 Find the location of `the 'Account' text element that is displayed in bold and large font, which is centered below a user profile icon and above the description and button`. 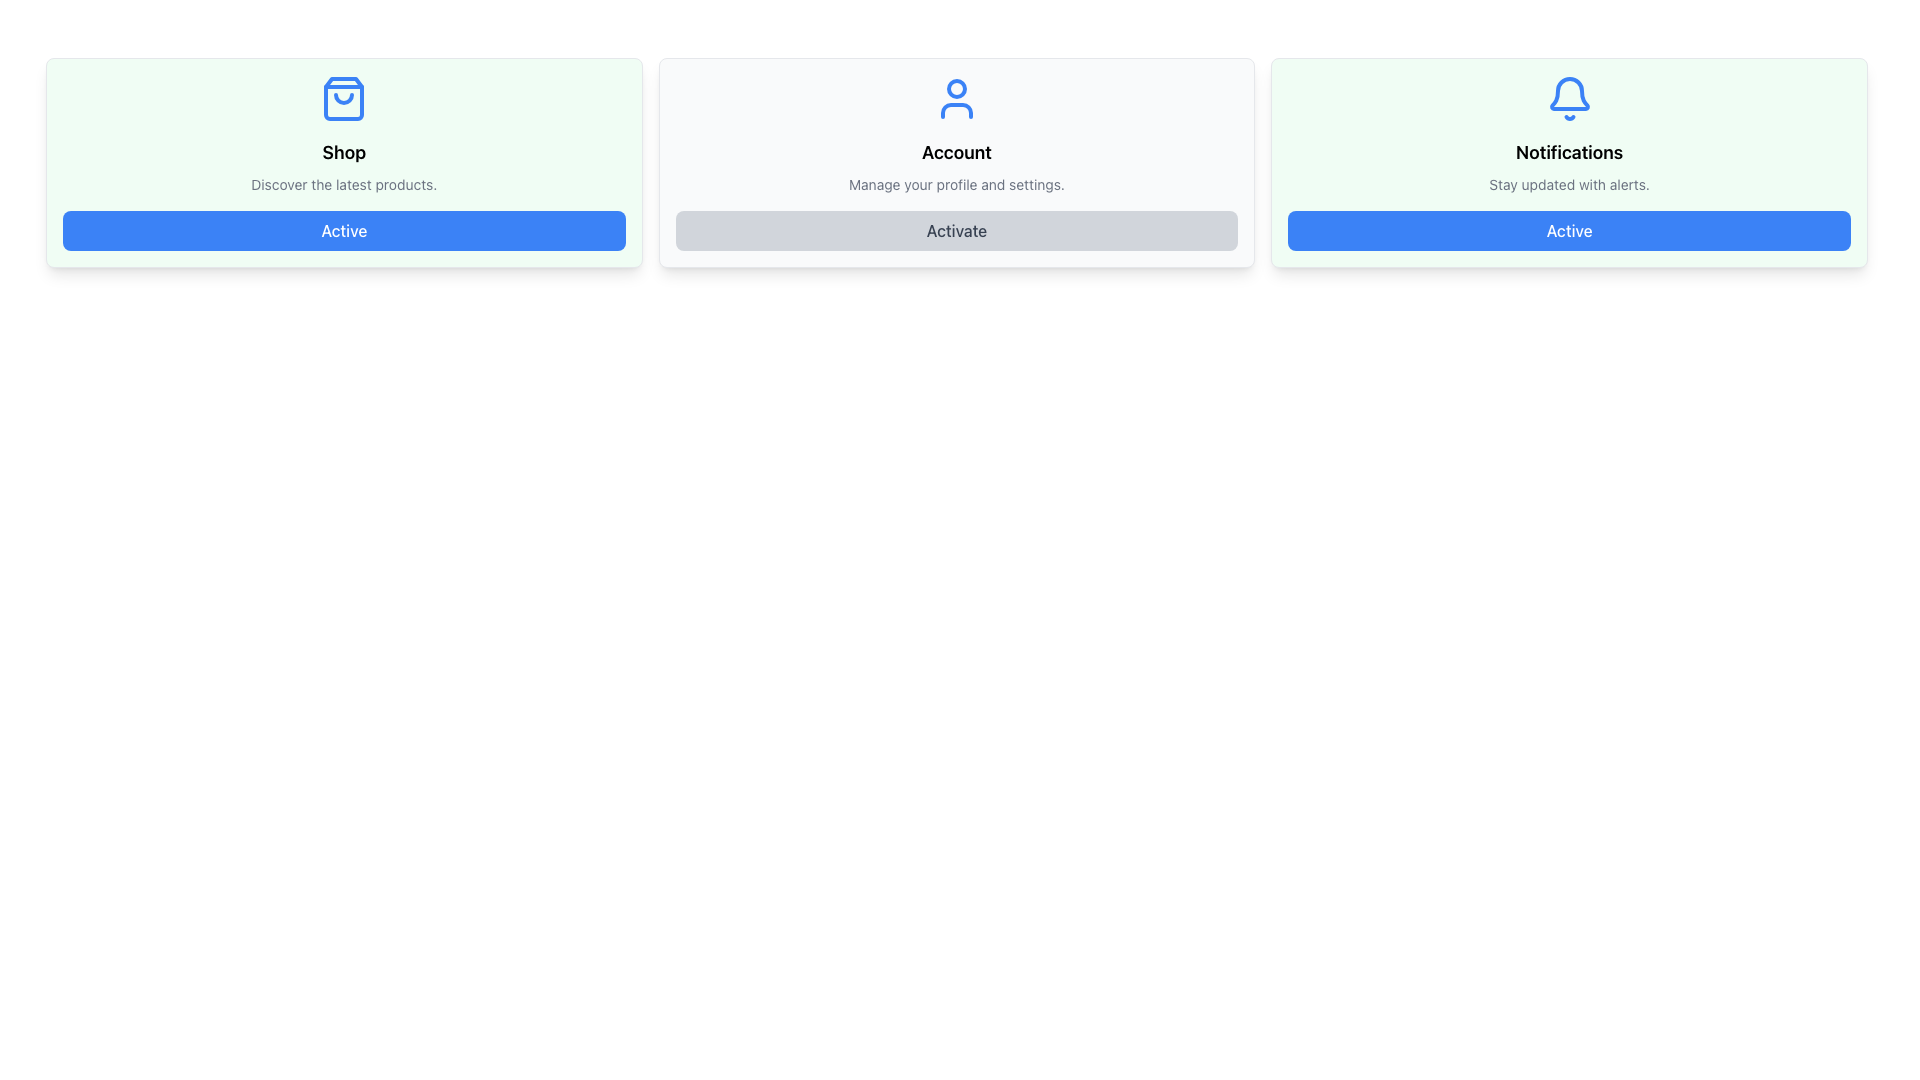

the 'Account' text element that is displayed in bold and large font, which is centered below a user profile icon and above the description and button is located at coordinates (955, 152).